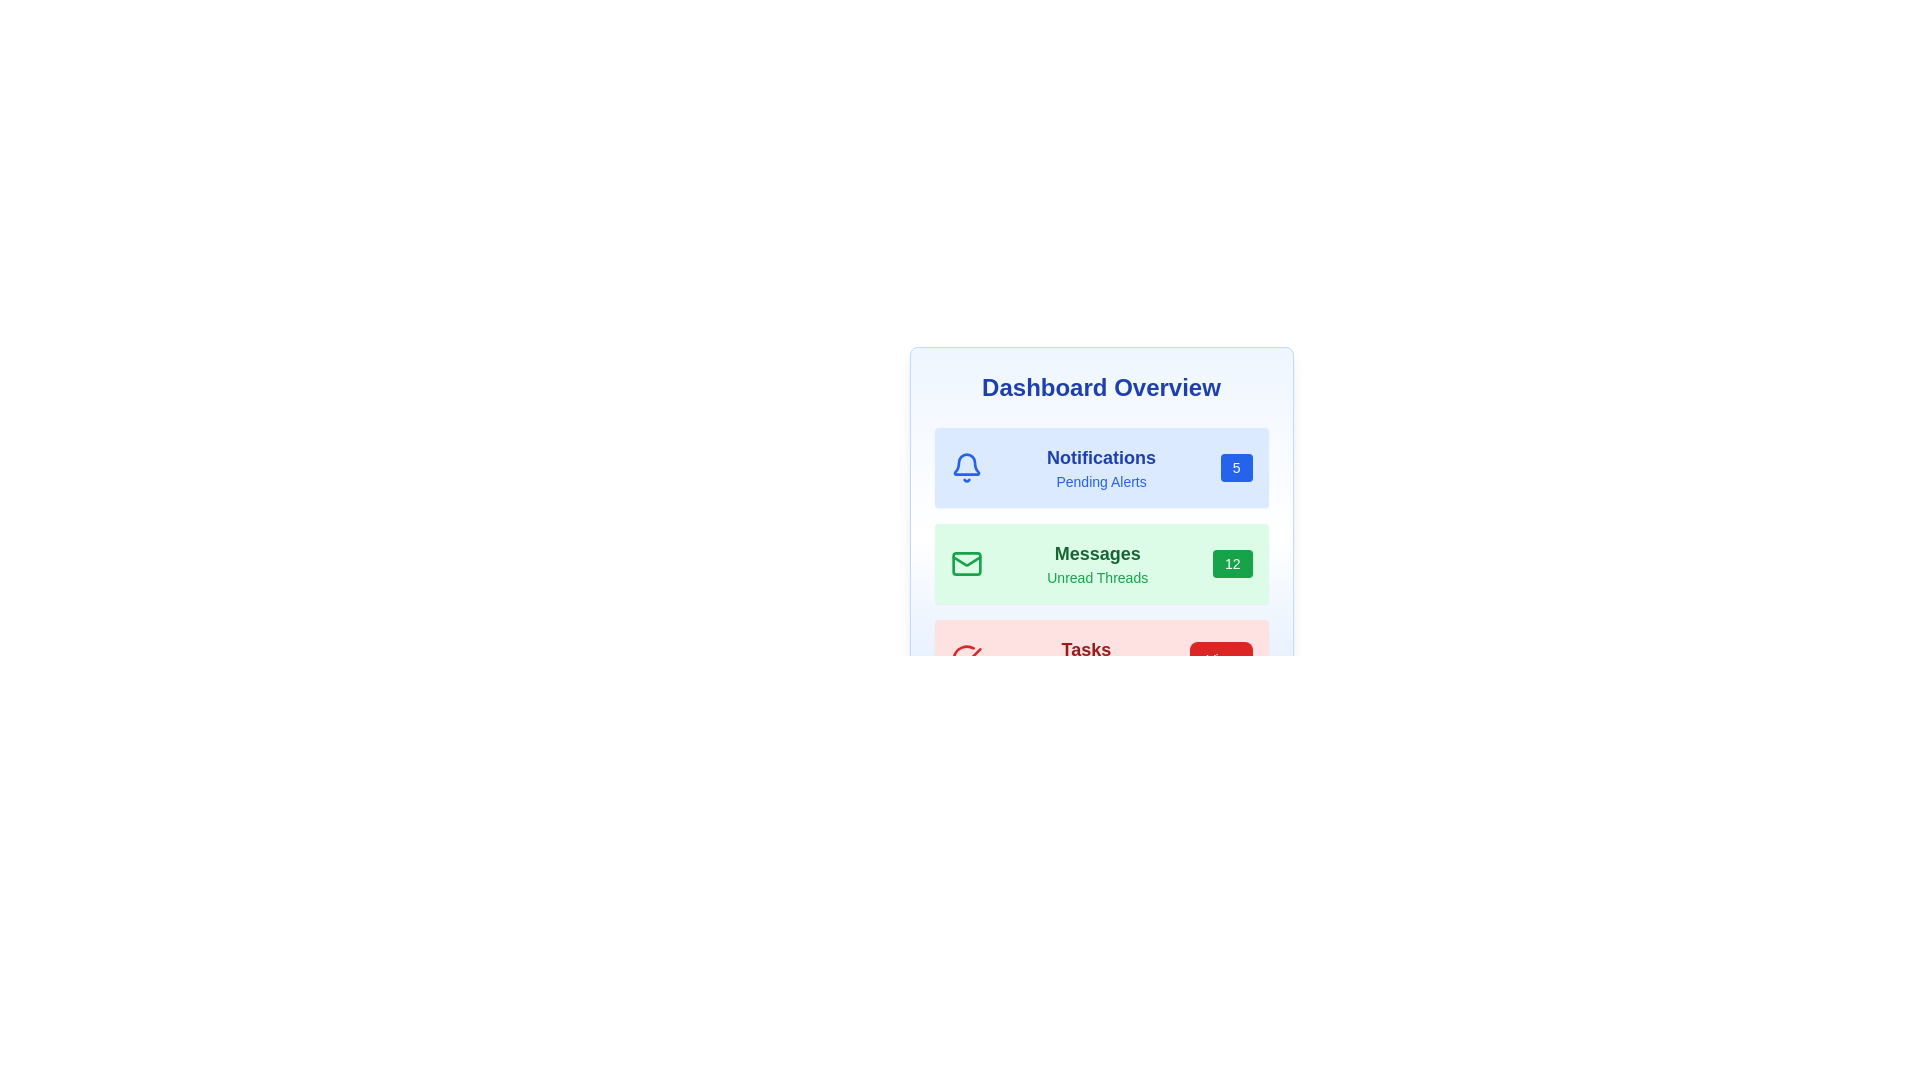  Describe the element at coordinates (966, 467) in the screenshot. I see `the blue bell icon located on the left side of the 'Notifications' section in the 'Dashboard Overview' panel` at that location.